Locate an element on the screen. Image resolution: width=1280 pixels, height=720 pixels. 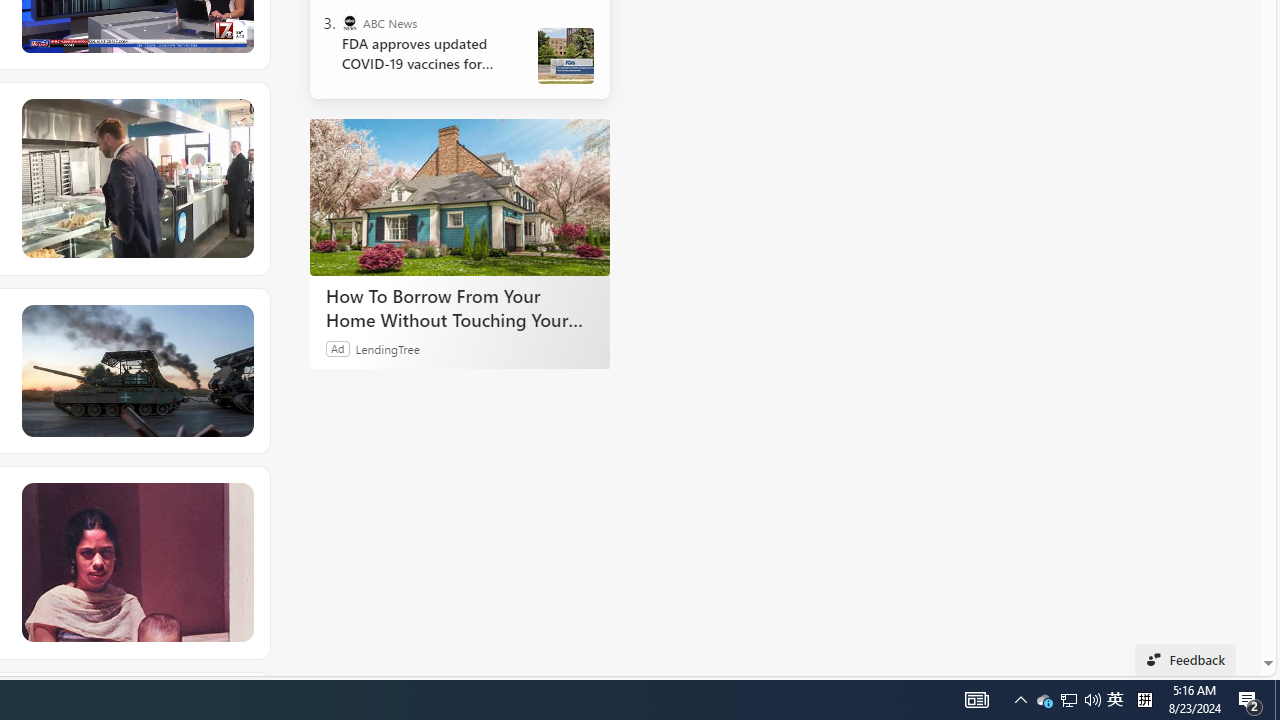
'JD Vance struggles to make small talk while ordering donuts' is located at coordinates (135, 178).